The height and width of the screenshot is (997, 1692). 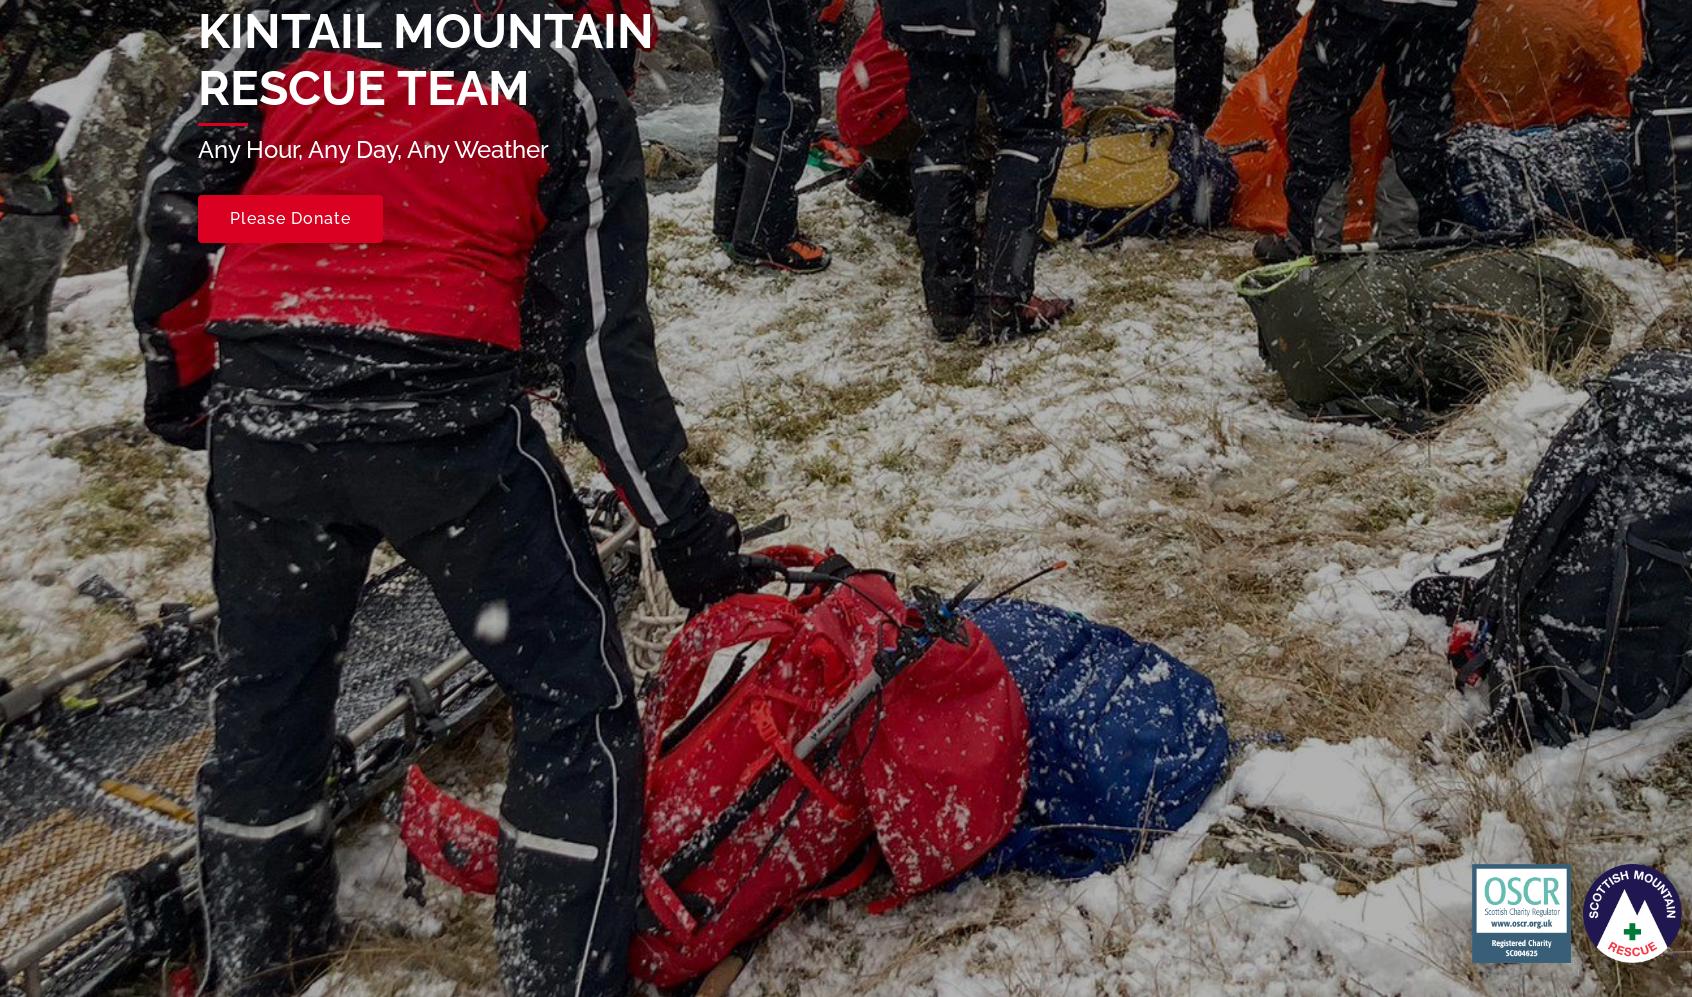 What do you see at coordinates (395, 690) in the screenshot?
I see `'SC004625'` at bounding box center [395, 690].